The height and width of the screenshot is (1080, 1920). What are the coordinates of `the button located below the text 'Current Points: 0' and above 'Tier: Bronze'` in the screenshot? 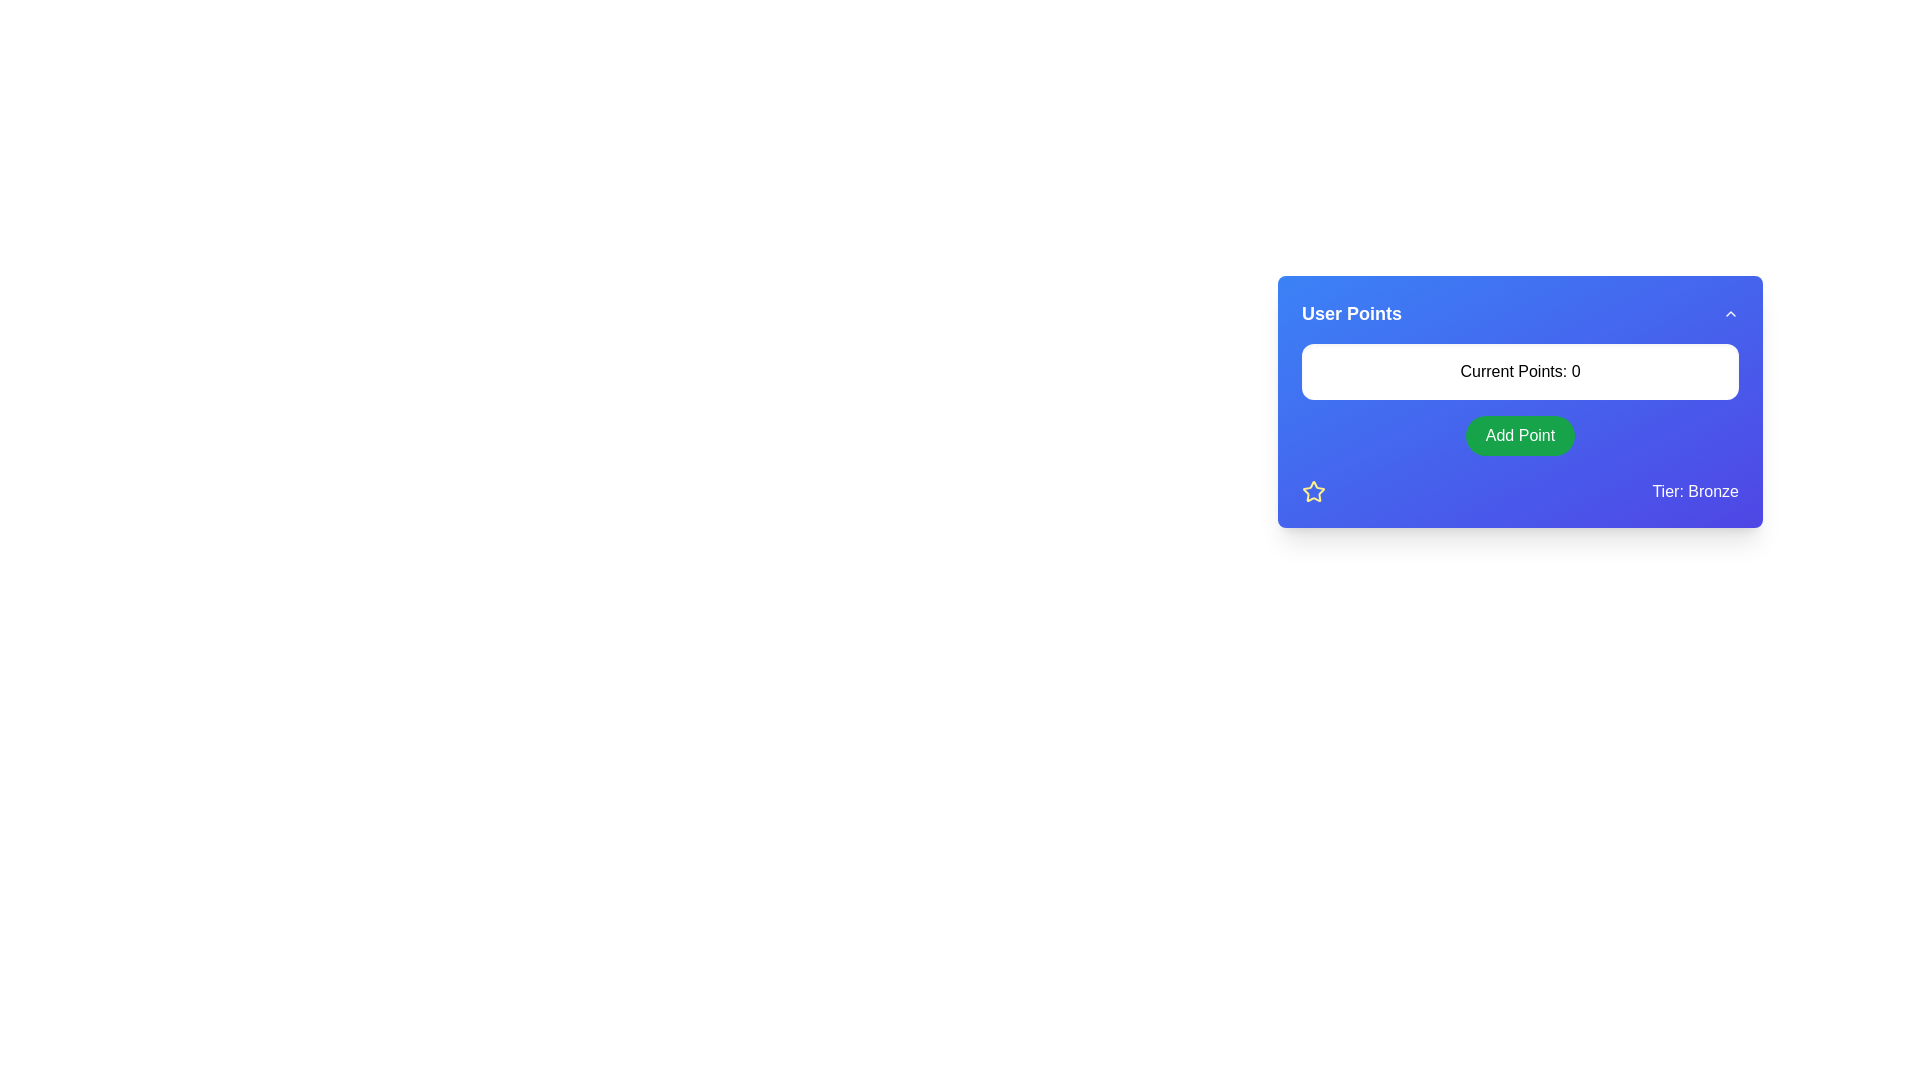 It's located at (1520, 450).